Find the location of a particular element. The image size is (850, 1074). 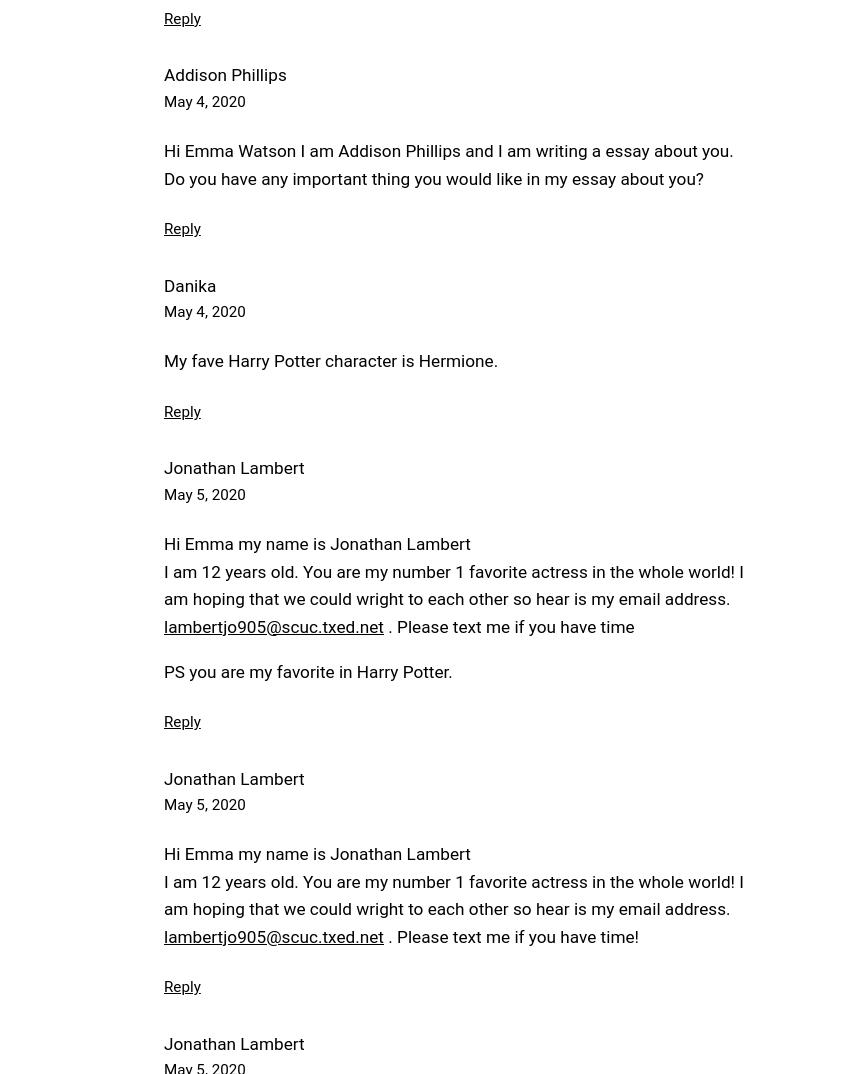

'. Please text me if you have time' is located at coordinates (508, 626).